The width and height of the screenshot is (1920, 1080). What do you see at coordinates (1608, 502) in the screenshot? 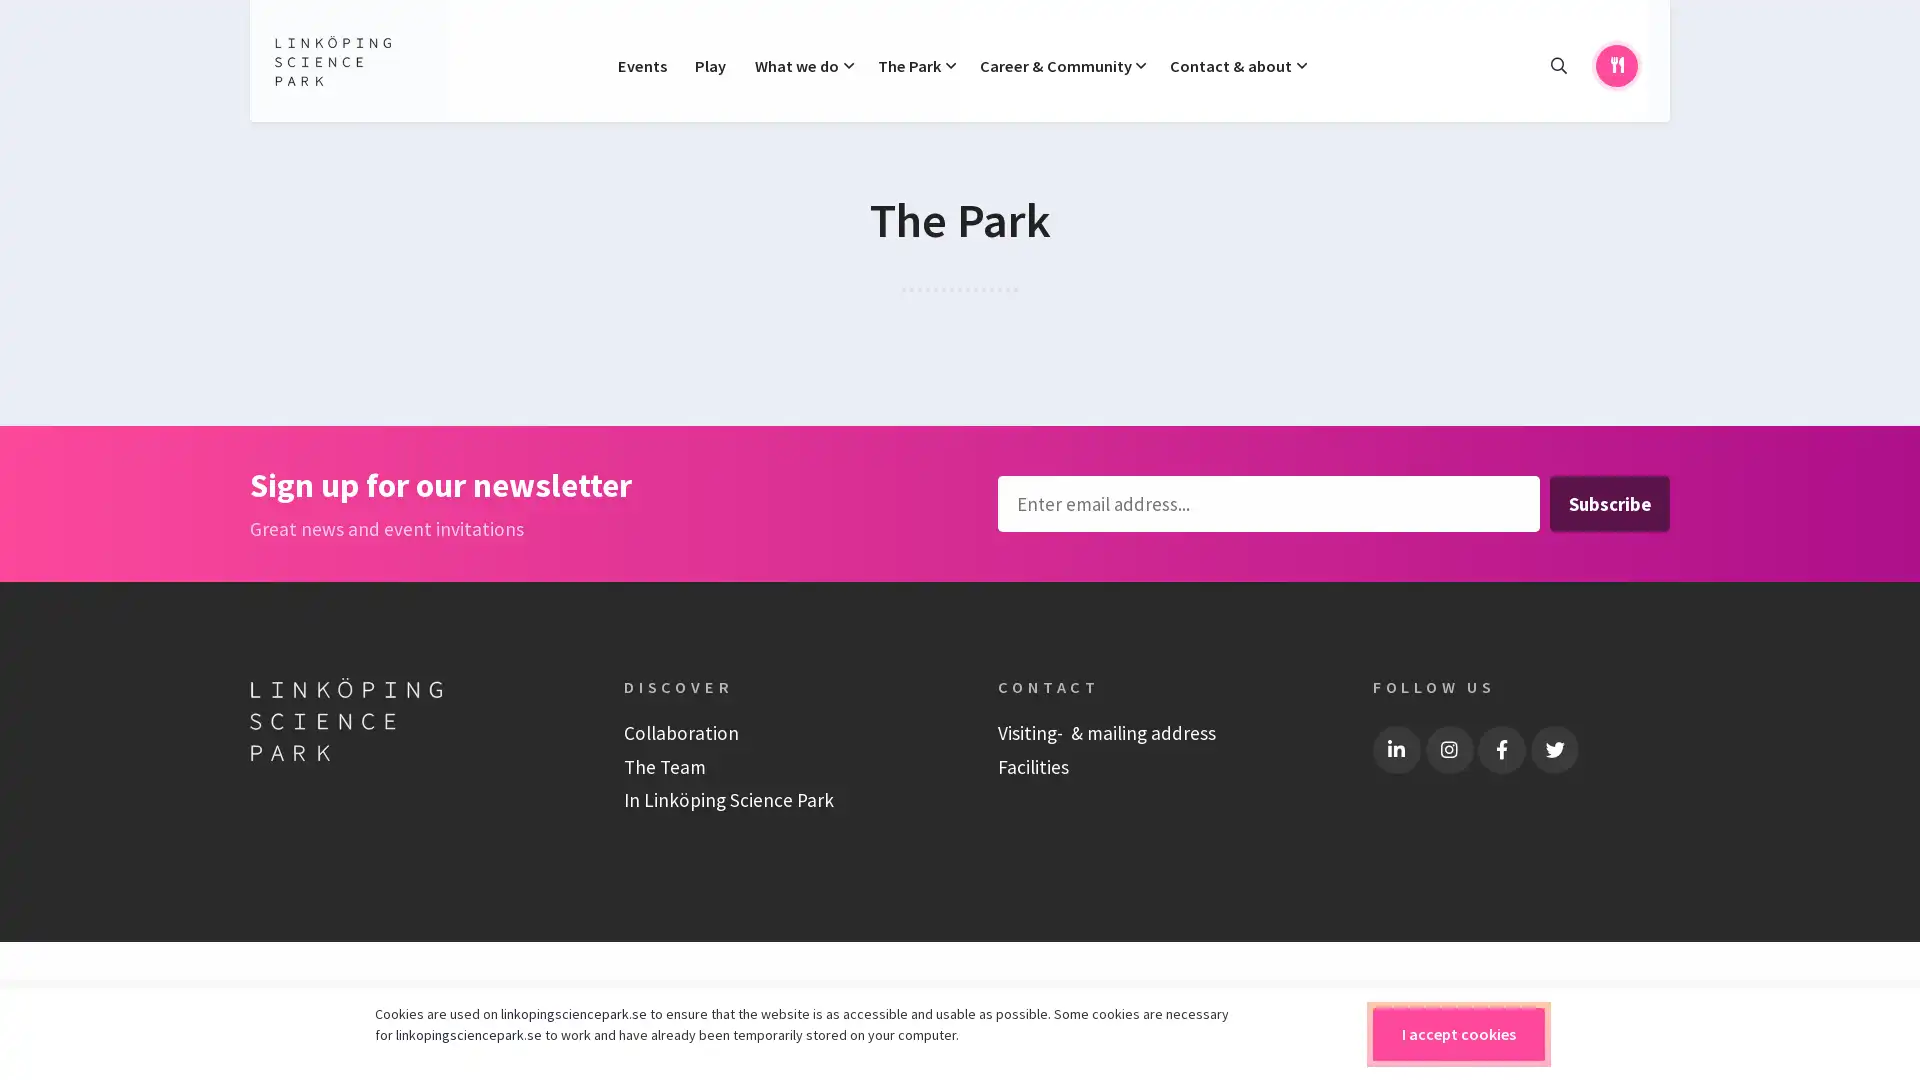
I see `Subscribe` at bounding box center [1608, 502].